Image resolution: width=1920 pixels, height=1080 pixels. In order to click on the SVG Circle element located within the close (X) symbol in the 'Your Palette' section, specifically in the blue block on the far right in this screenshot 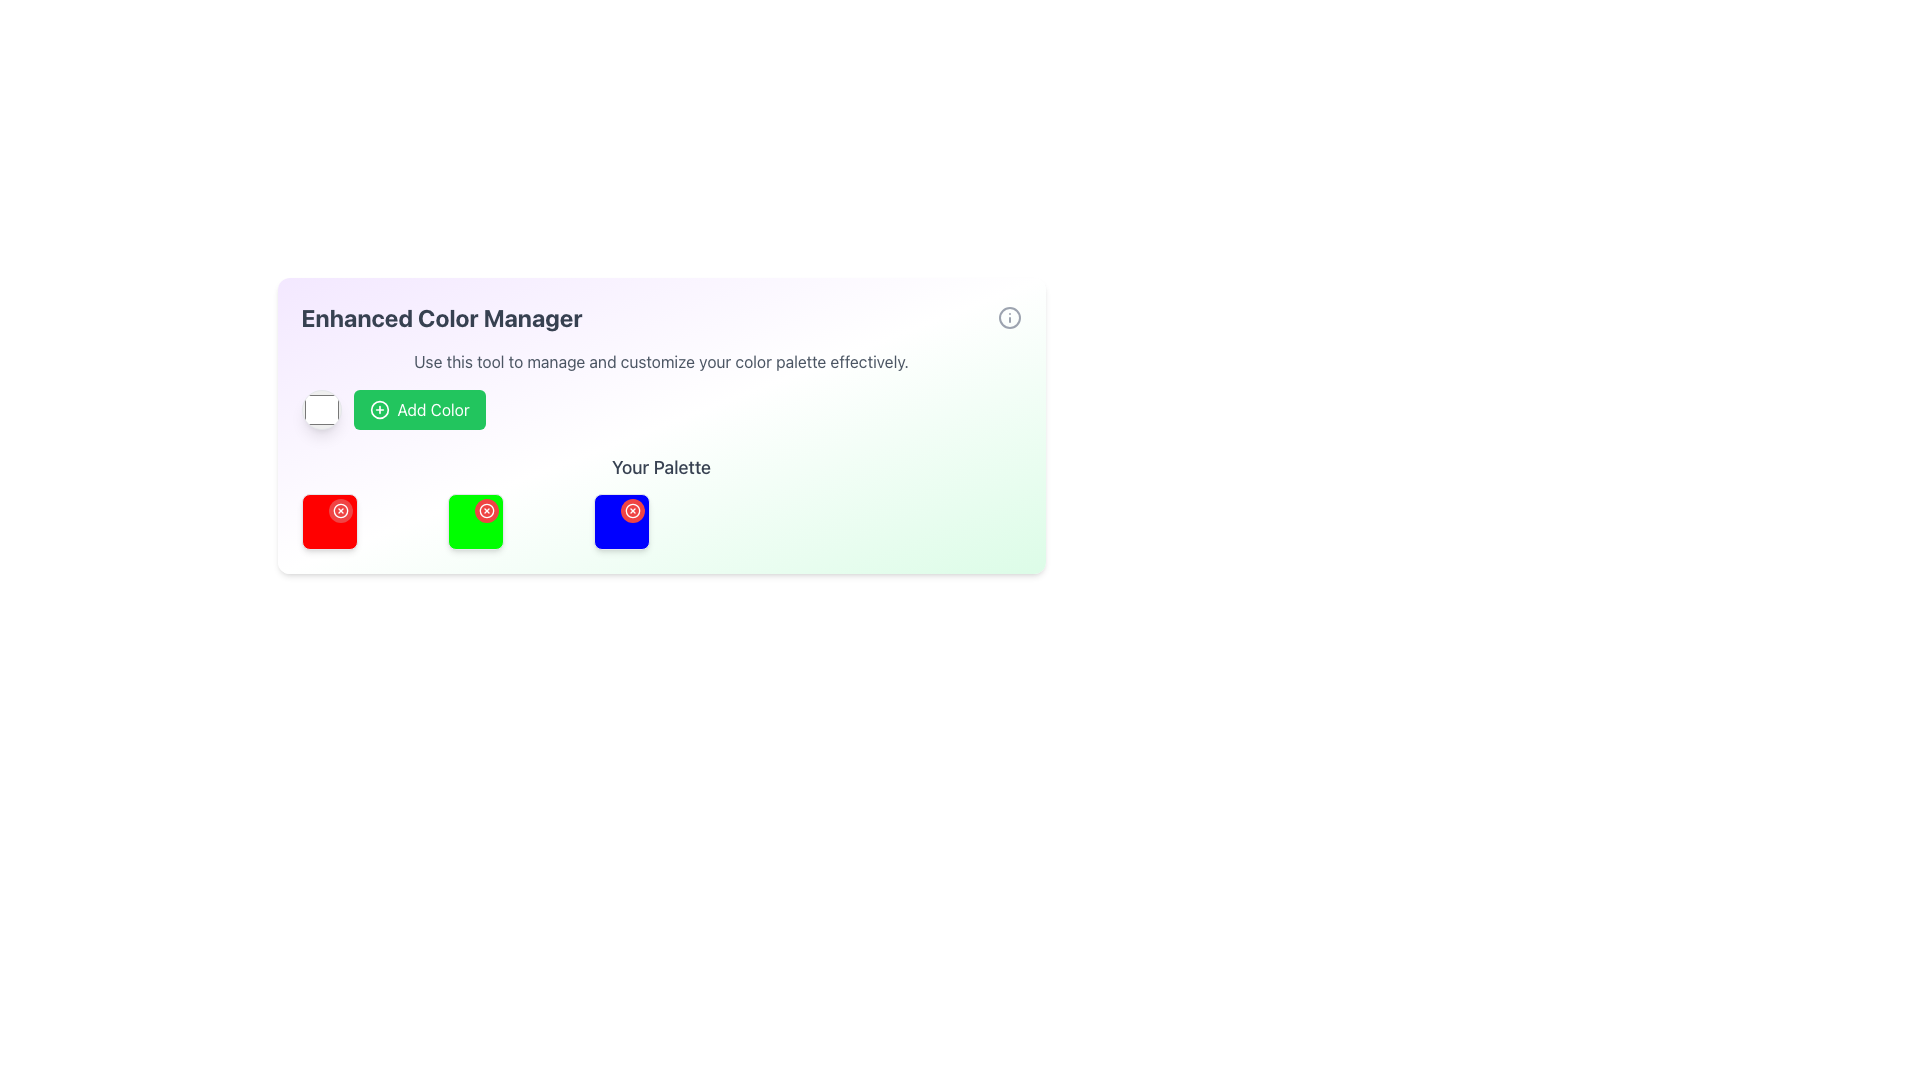, I will do `click(340, 509)`.